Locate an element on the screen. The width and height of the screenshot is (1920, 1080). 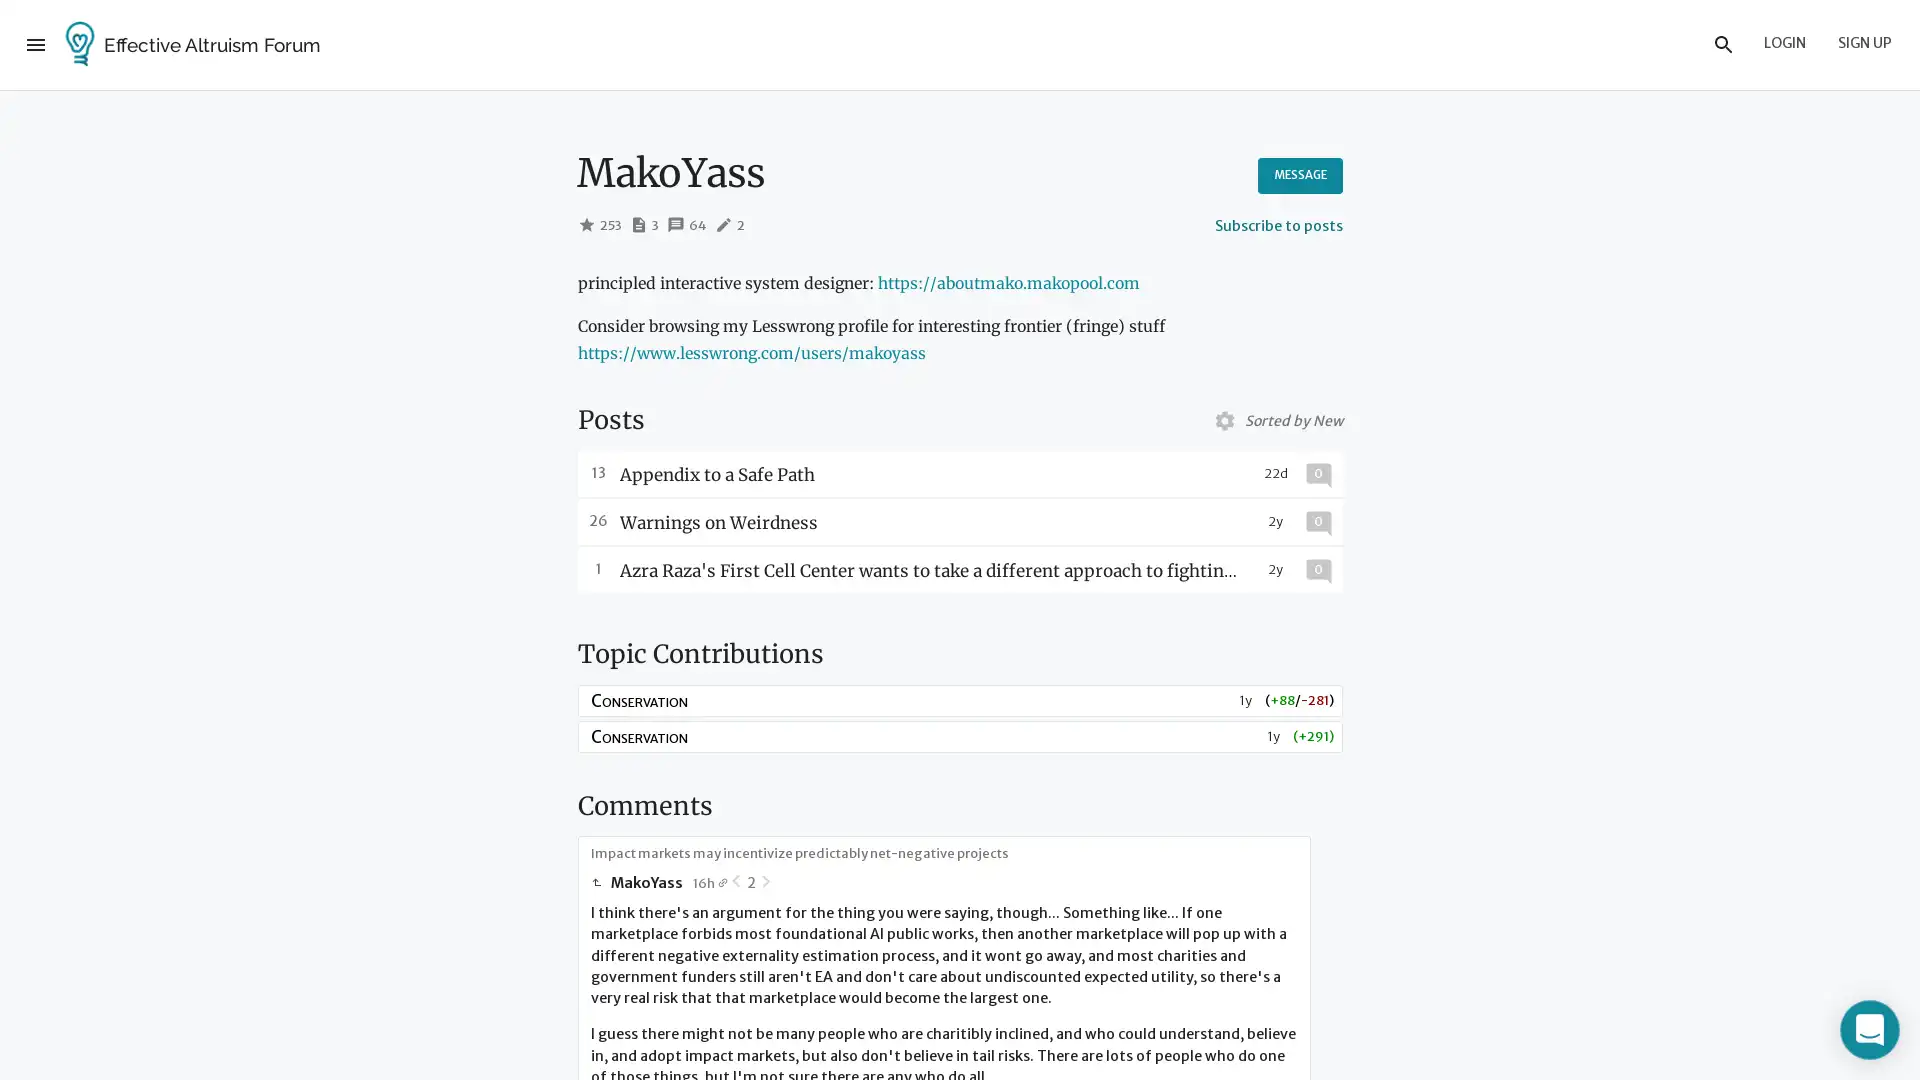
SIGN UP is located at coordinates (1864, 43).